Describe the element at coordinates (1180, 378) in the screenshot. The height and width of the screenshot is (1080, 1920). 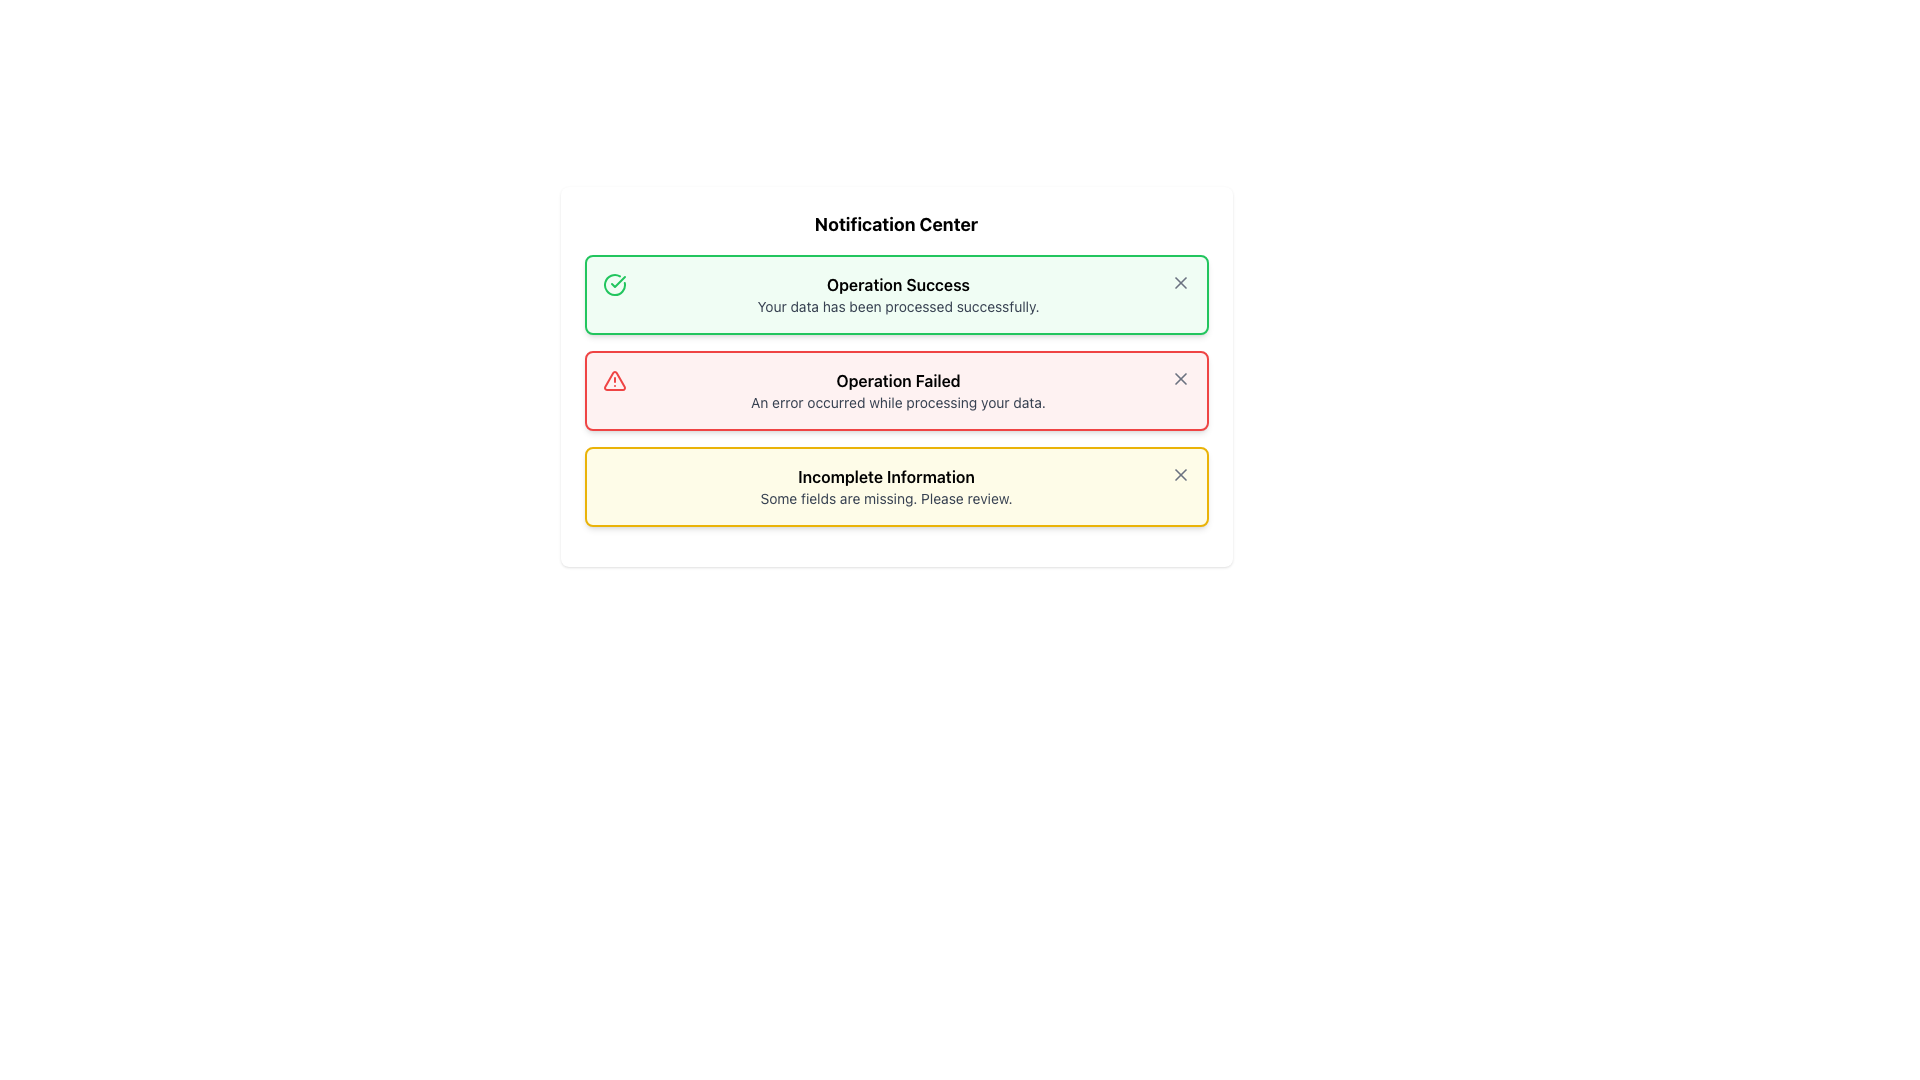
I see `the interactive close button located at the top-right of the 'Operation Failed' notification card` at that location.